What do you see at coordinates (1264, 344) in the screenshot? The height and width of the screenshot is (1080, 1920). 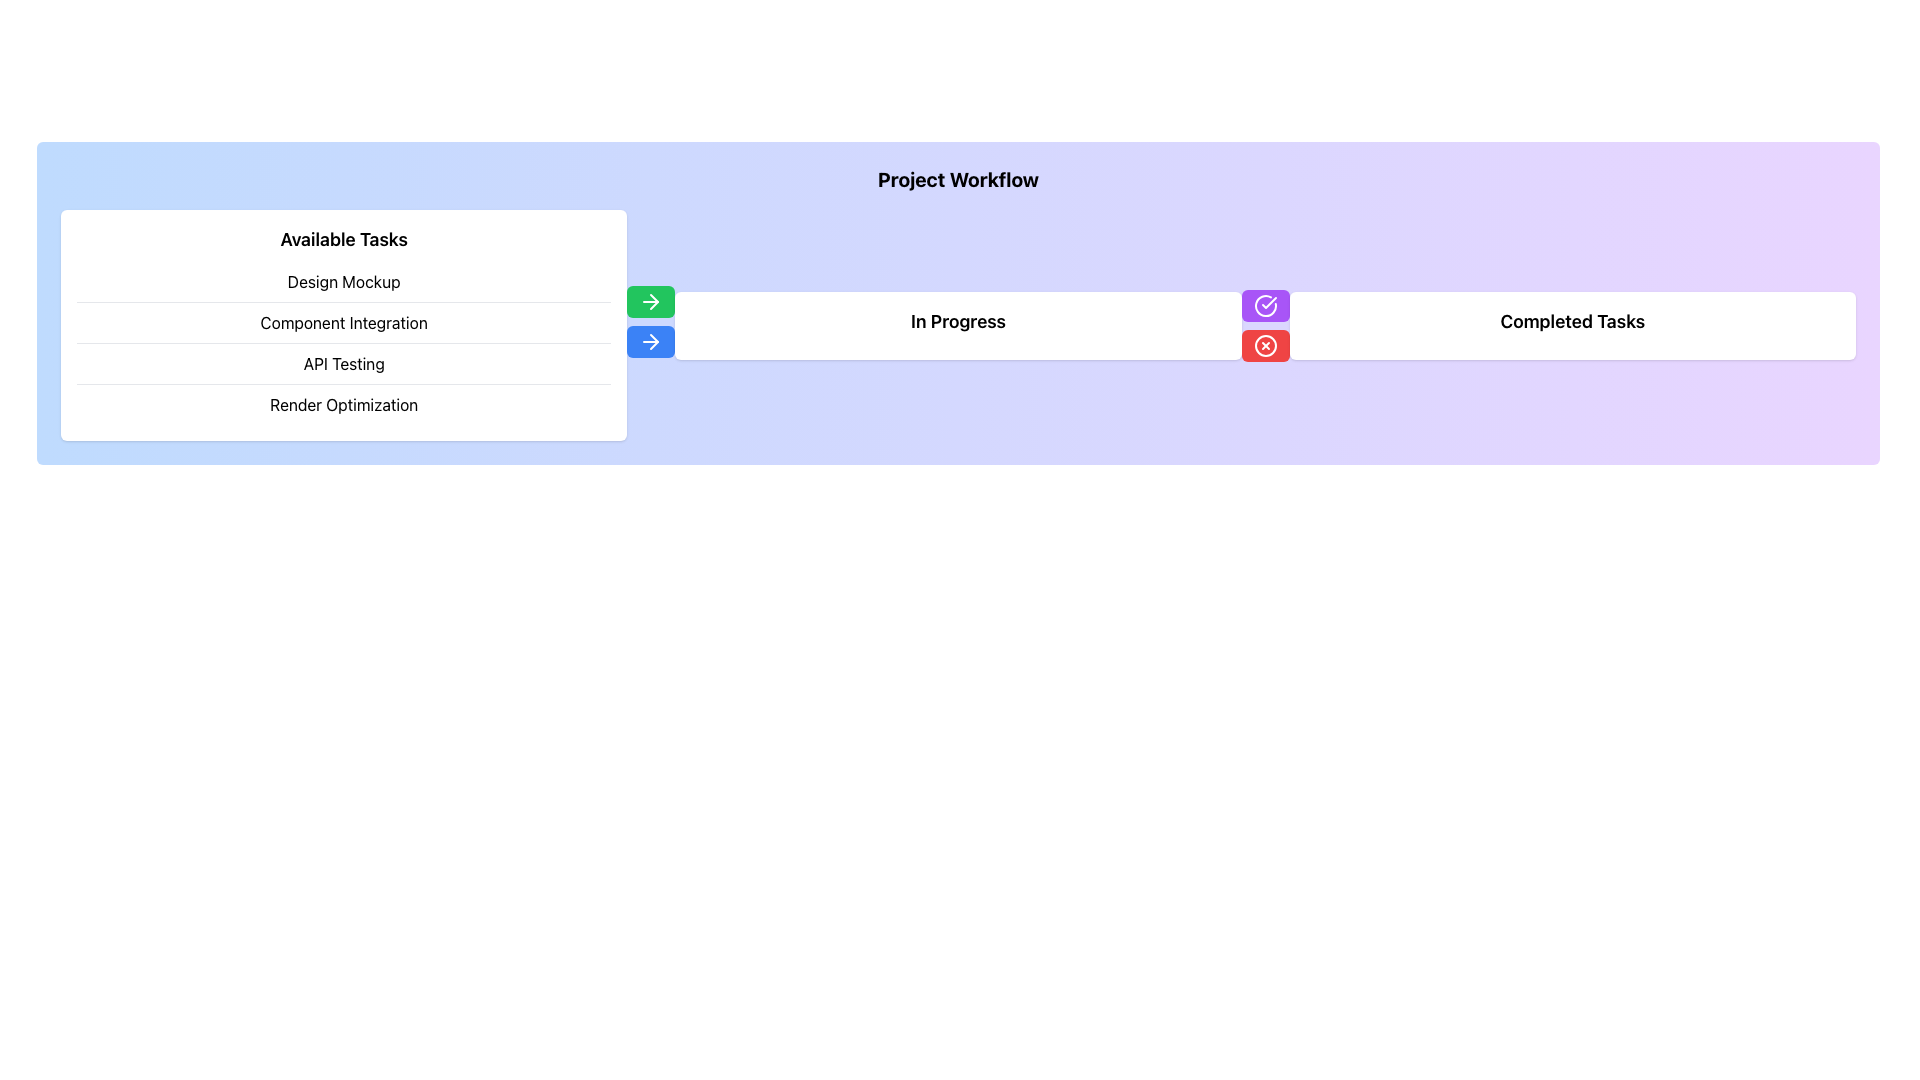 I see `the icon button for deletion, located to the right of the purple edit button in the 'In Progress' column` at bounding box center [1264, 344].